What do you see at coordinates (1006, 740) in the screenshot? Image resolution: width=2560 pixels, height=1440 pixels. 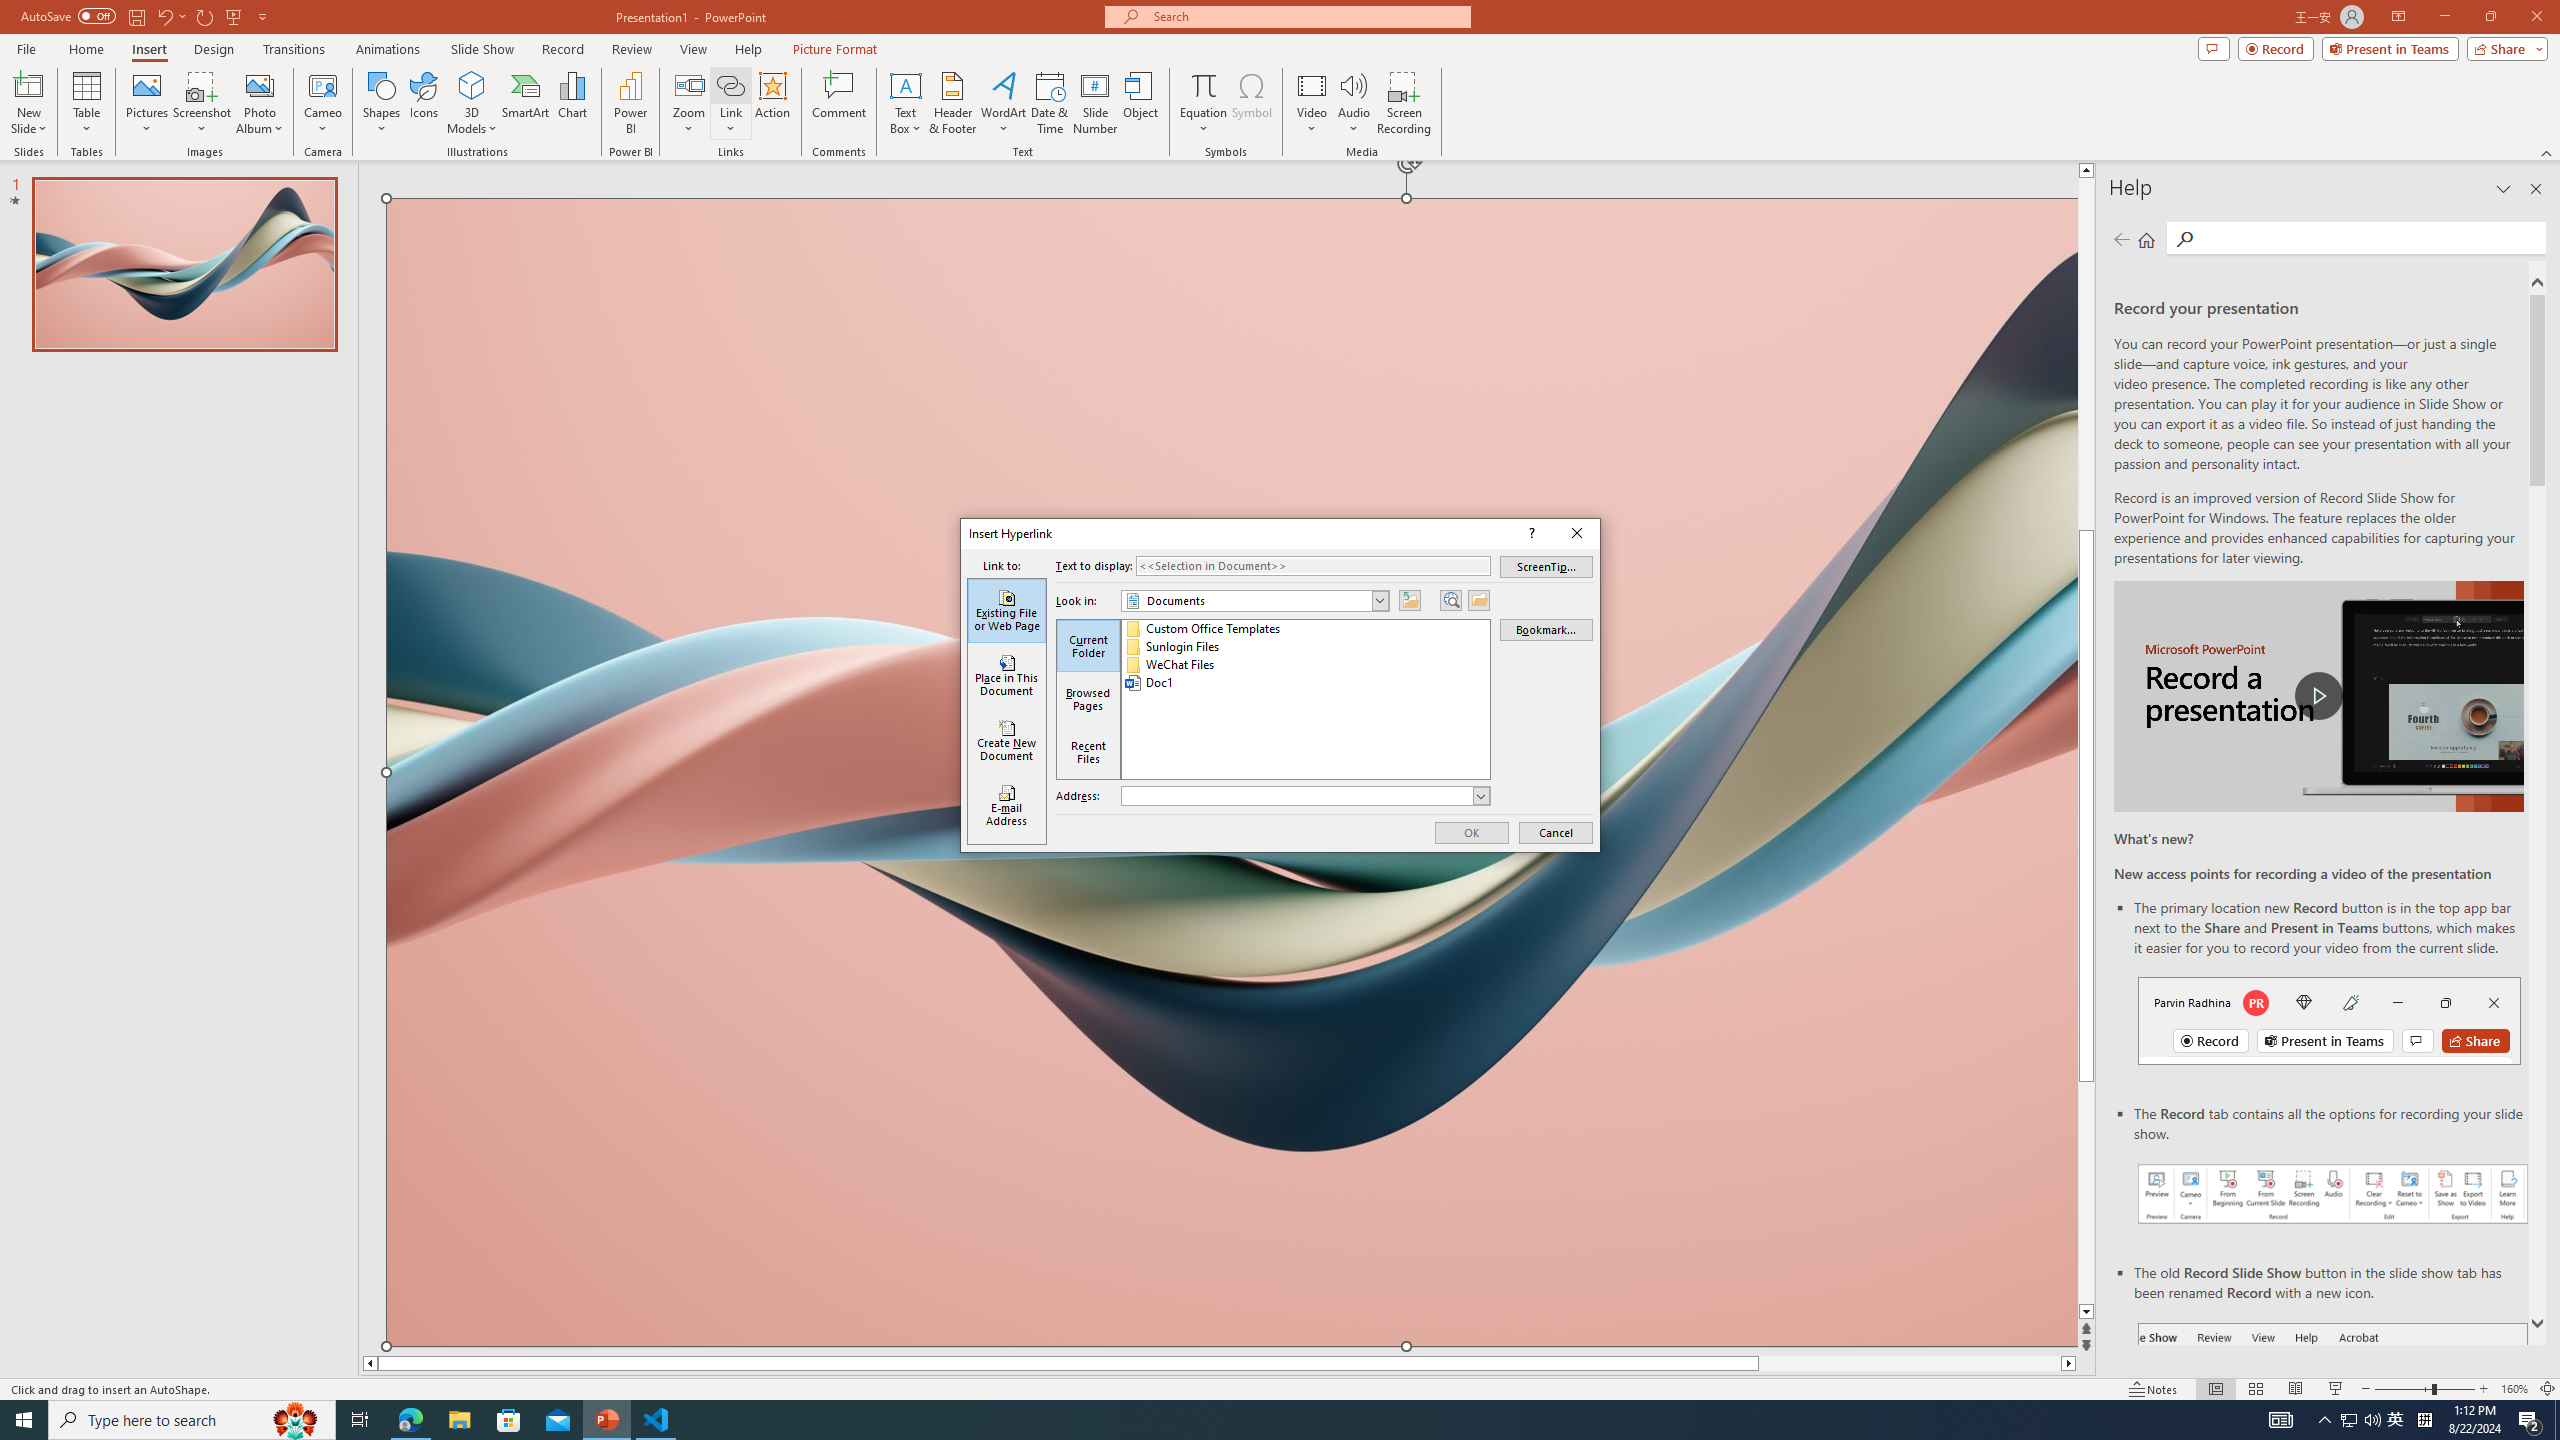 I see `'Create New Document'` at bounding box center [1006, 740].